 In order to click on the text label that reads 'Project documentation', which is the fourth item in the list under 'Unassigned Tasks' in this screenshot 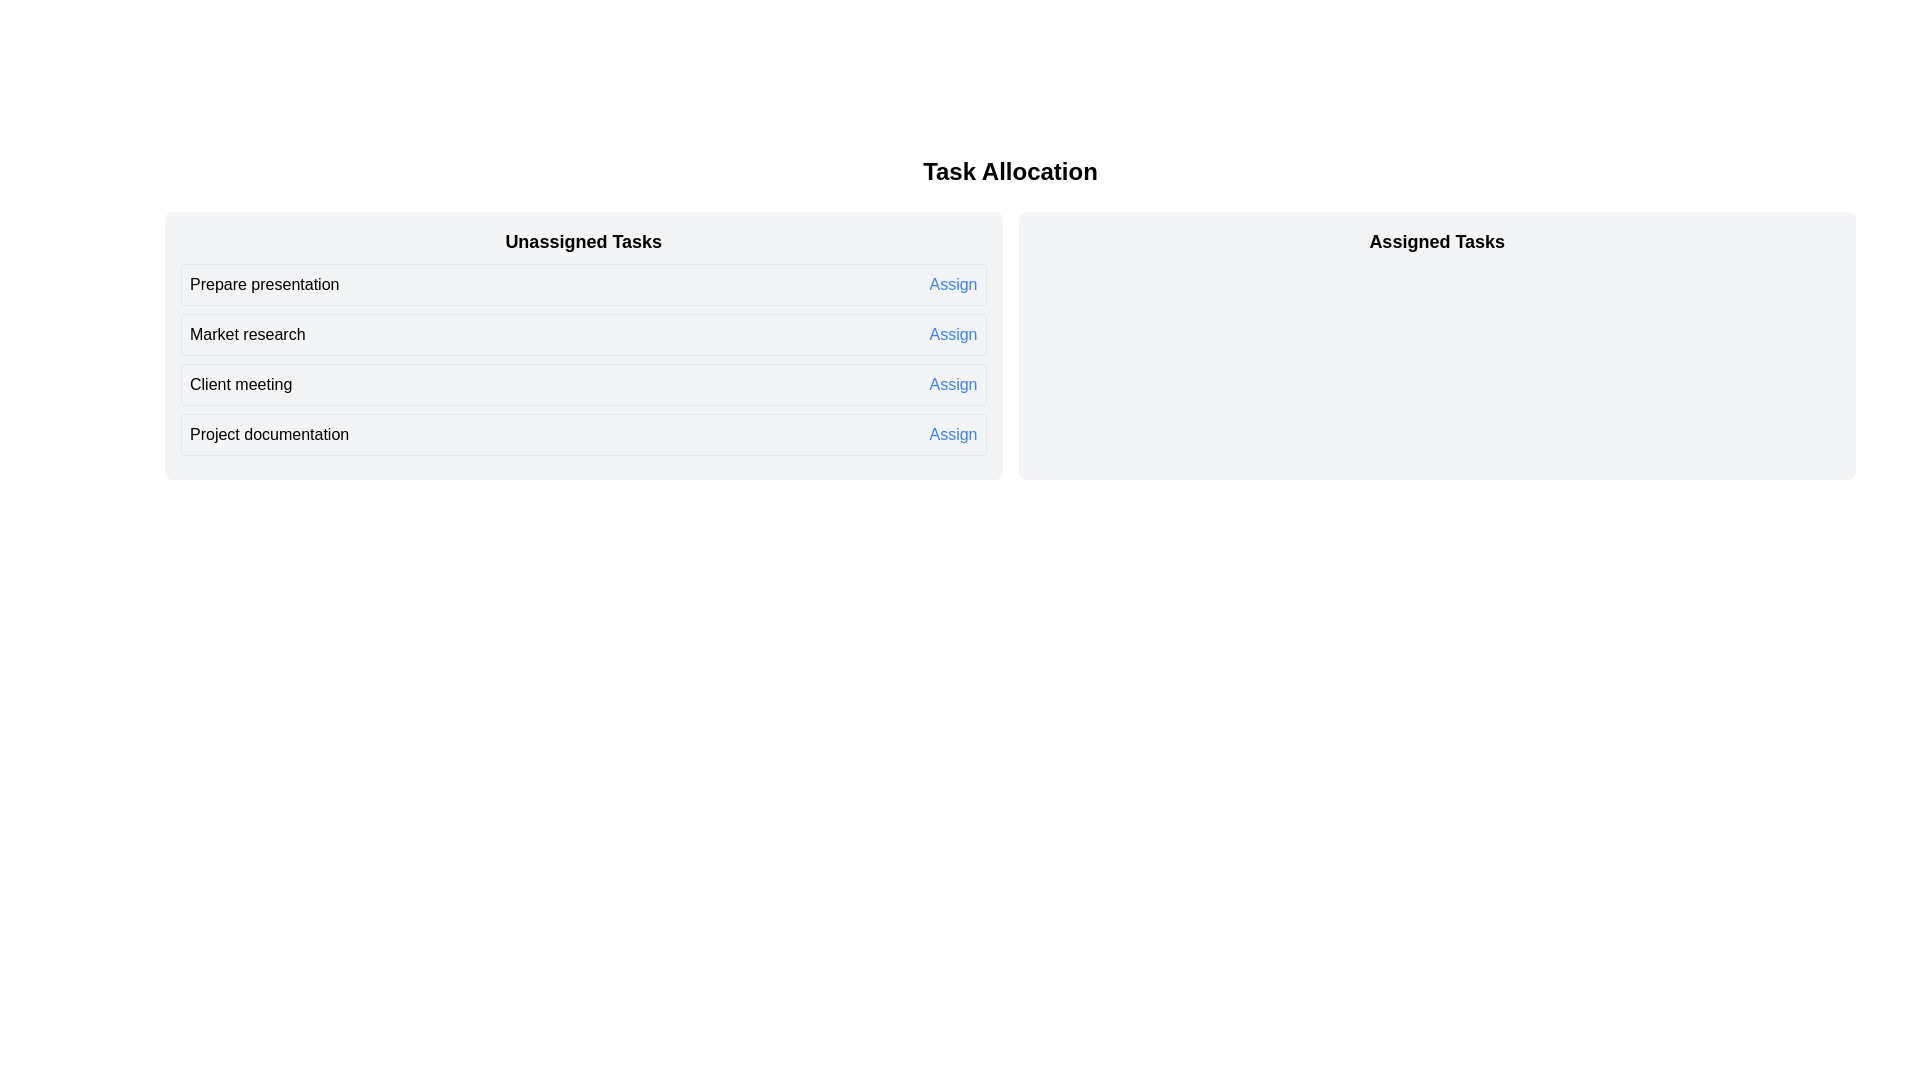, I will do `click(268, 434)`.